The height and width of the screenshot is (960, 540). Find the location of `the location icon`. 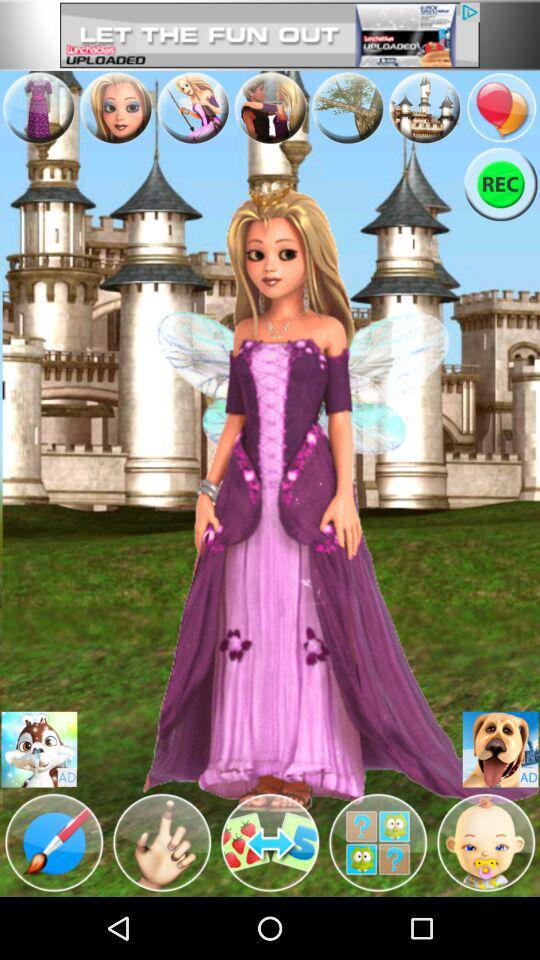

the location icon is located at coordinates (500, 115).